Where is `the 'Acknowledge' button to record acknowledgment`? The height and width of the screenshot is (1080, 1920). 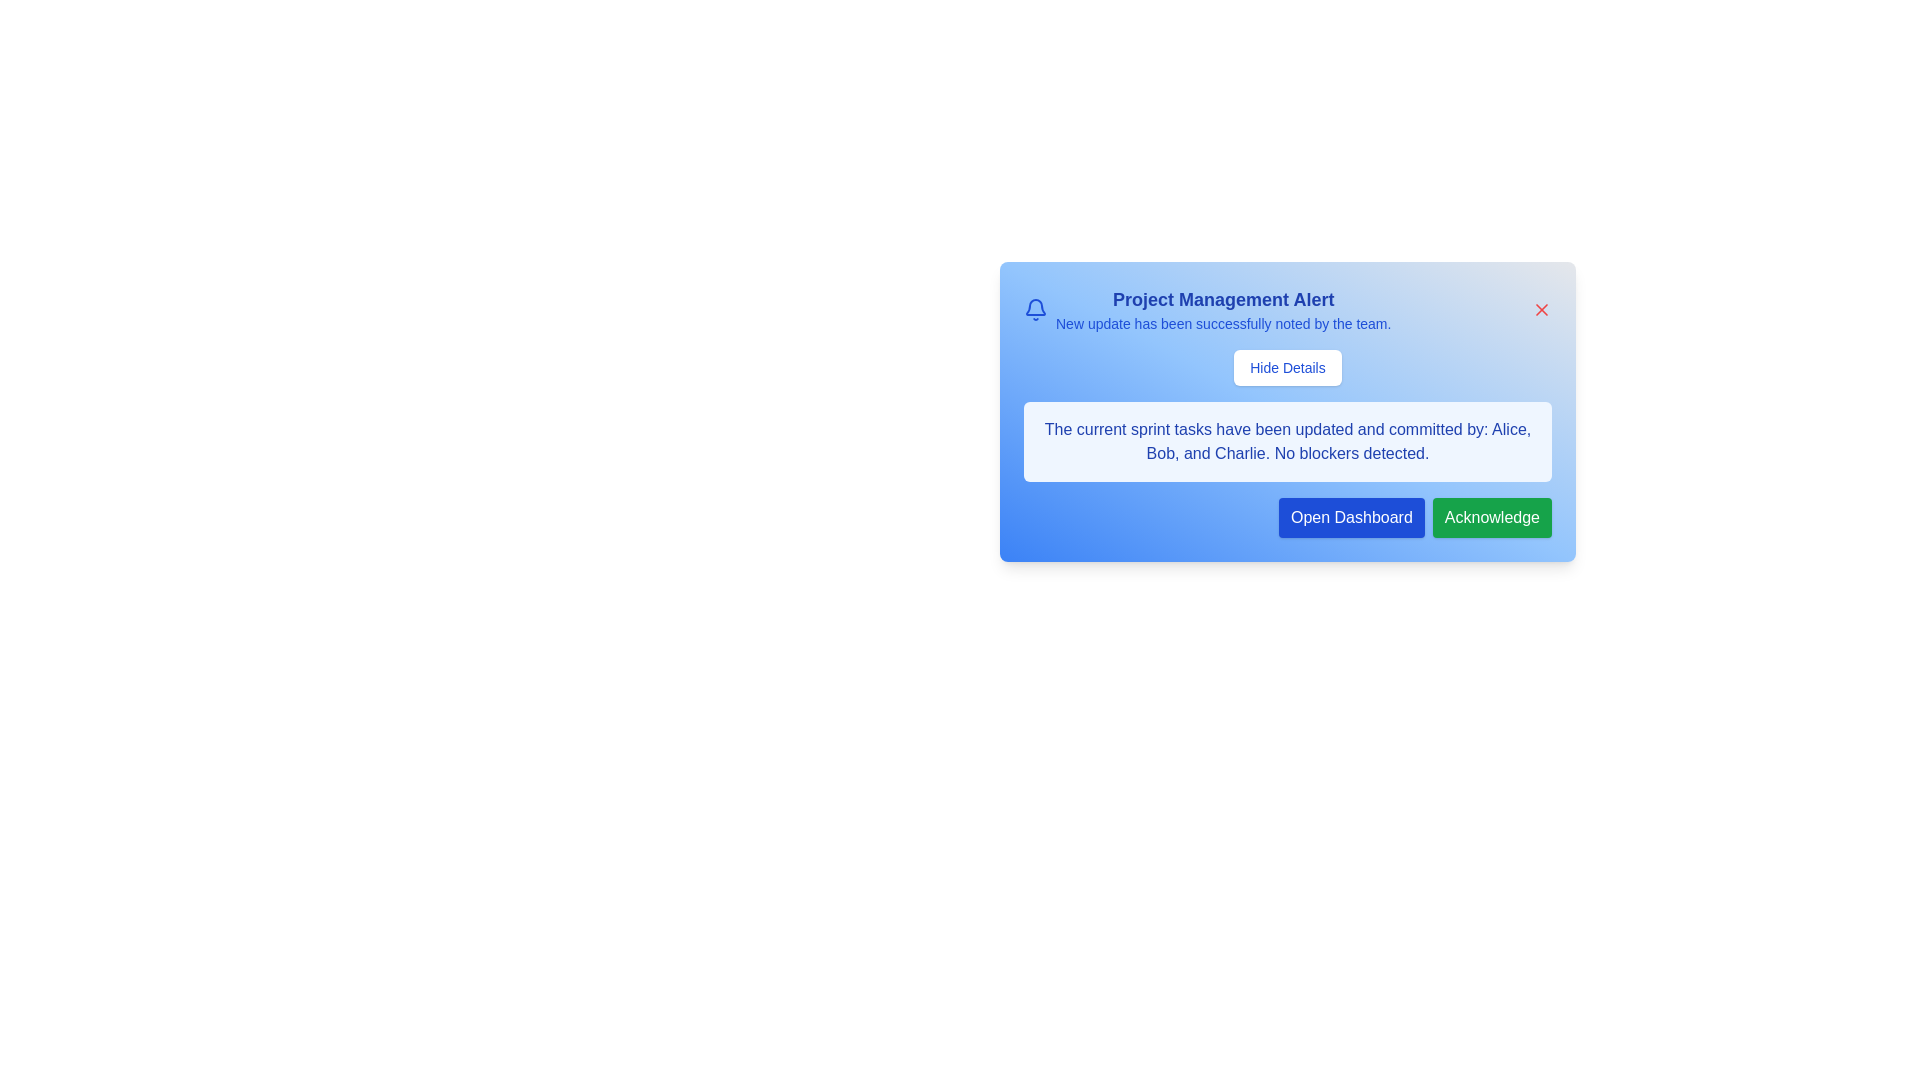 the 'Acknowledge' button to record acknowledgment is located at coordinates (1492, 516).